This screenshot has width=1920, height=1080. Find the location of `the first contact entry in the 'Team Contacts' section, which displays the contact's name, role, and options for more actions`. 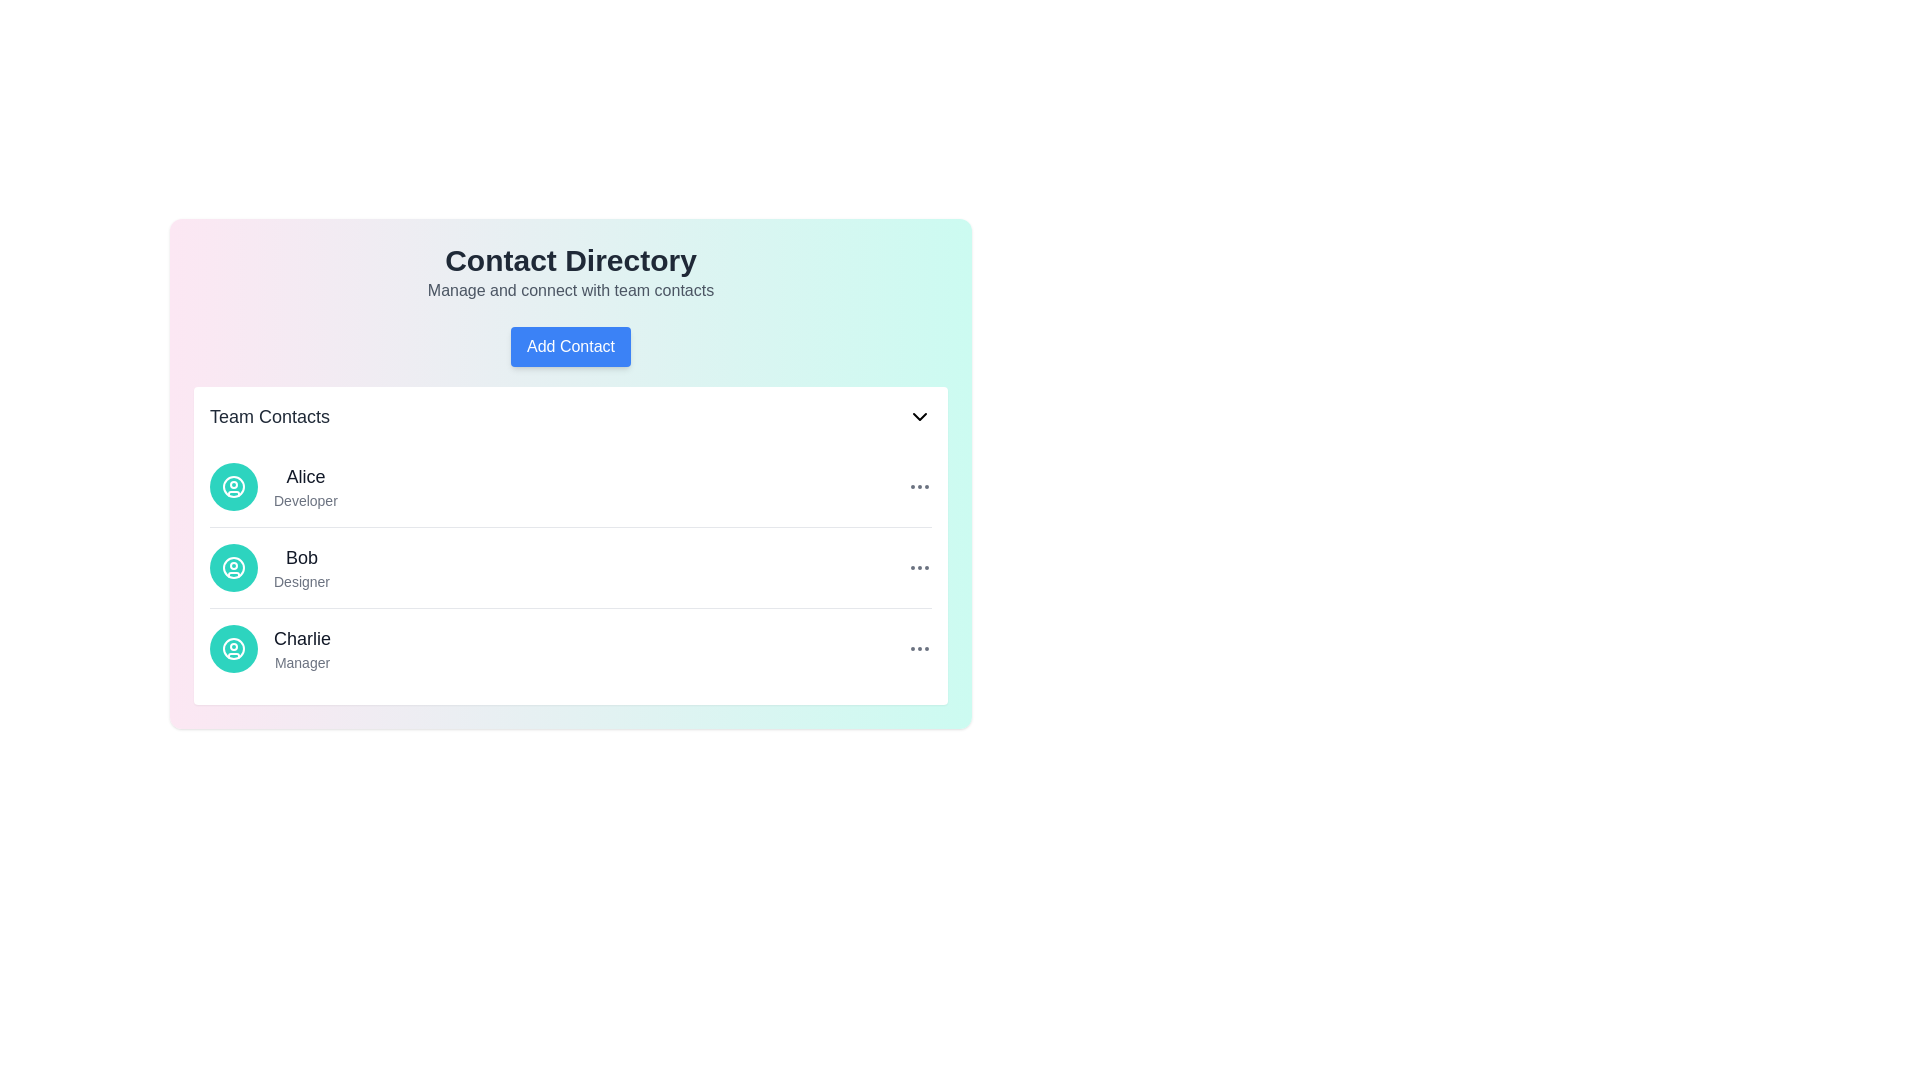

the first contact entry in the 'Team Contacts' section, which displays the contact's name, role, and options for more actions is located at coordinates (570, 486).